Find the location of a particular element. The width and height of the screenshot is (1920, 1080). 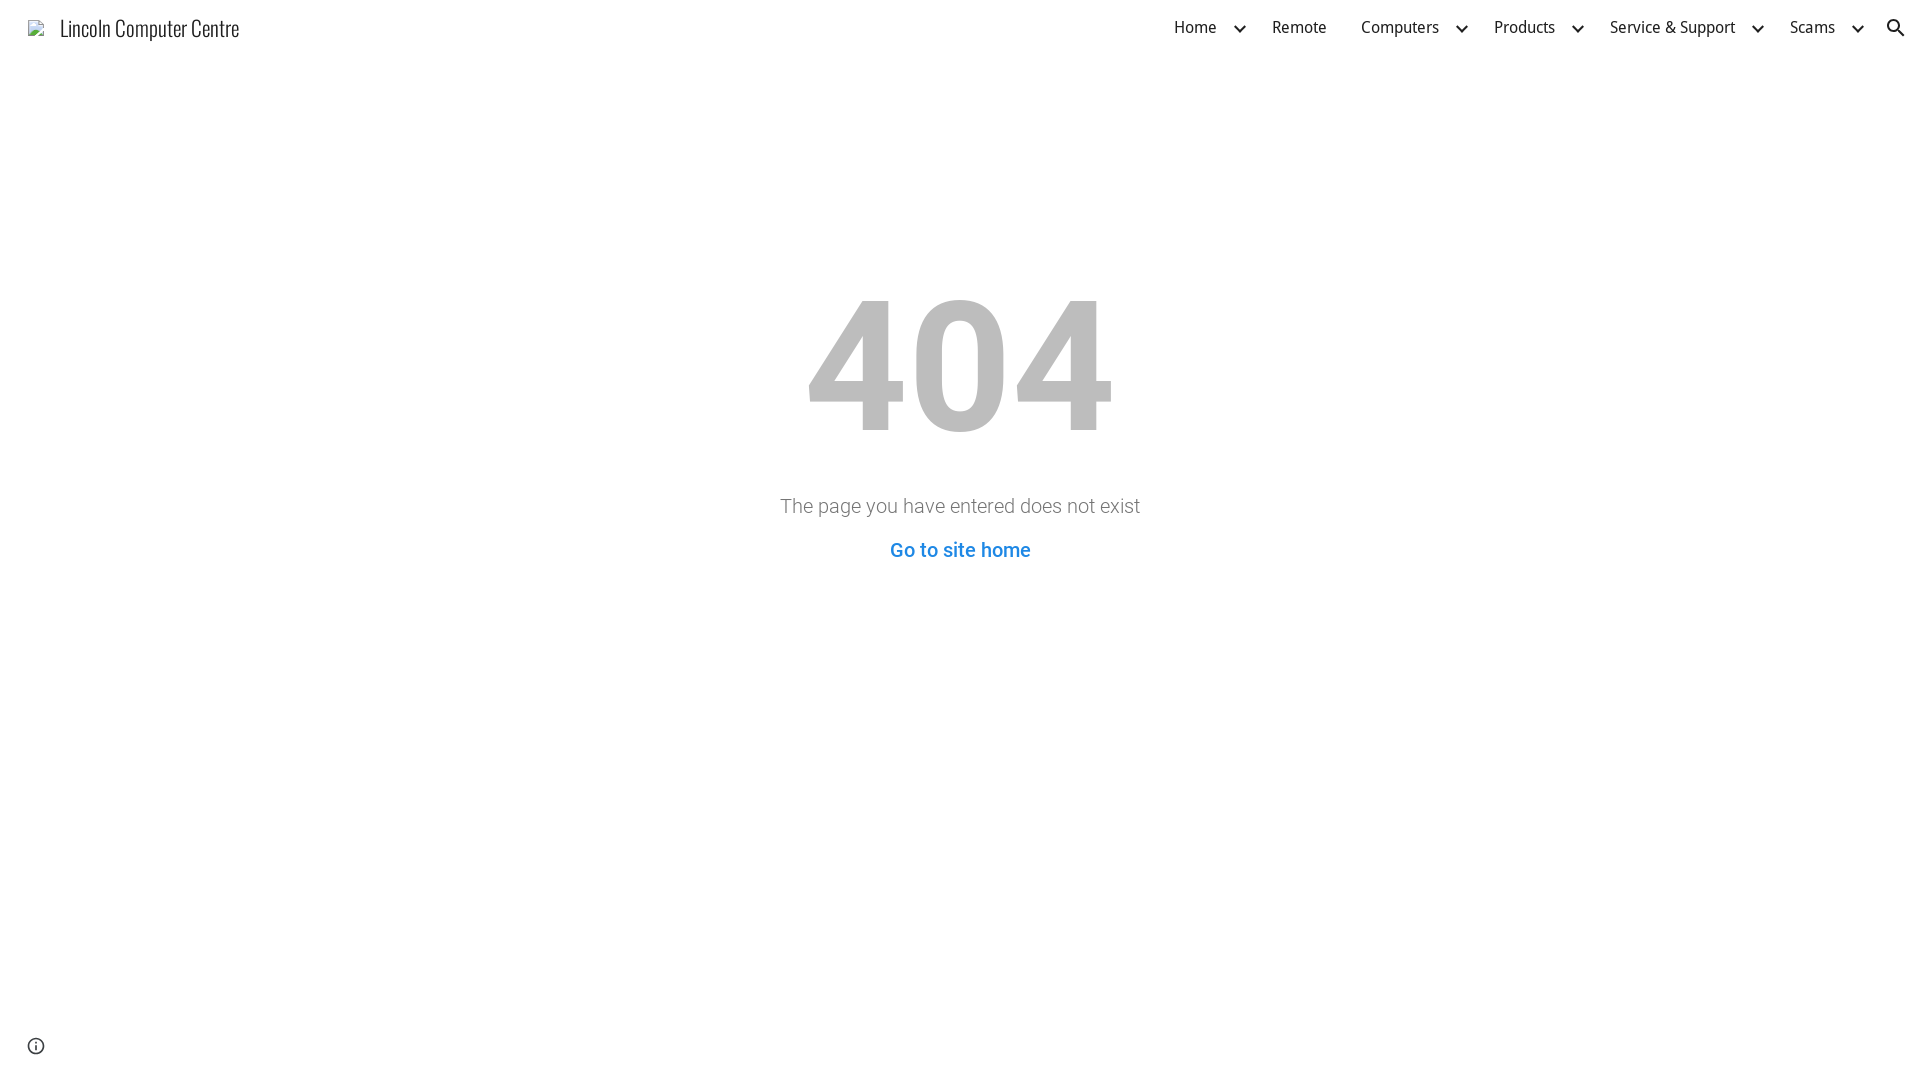

'Home' is located at coordinates (1195, 27).